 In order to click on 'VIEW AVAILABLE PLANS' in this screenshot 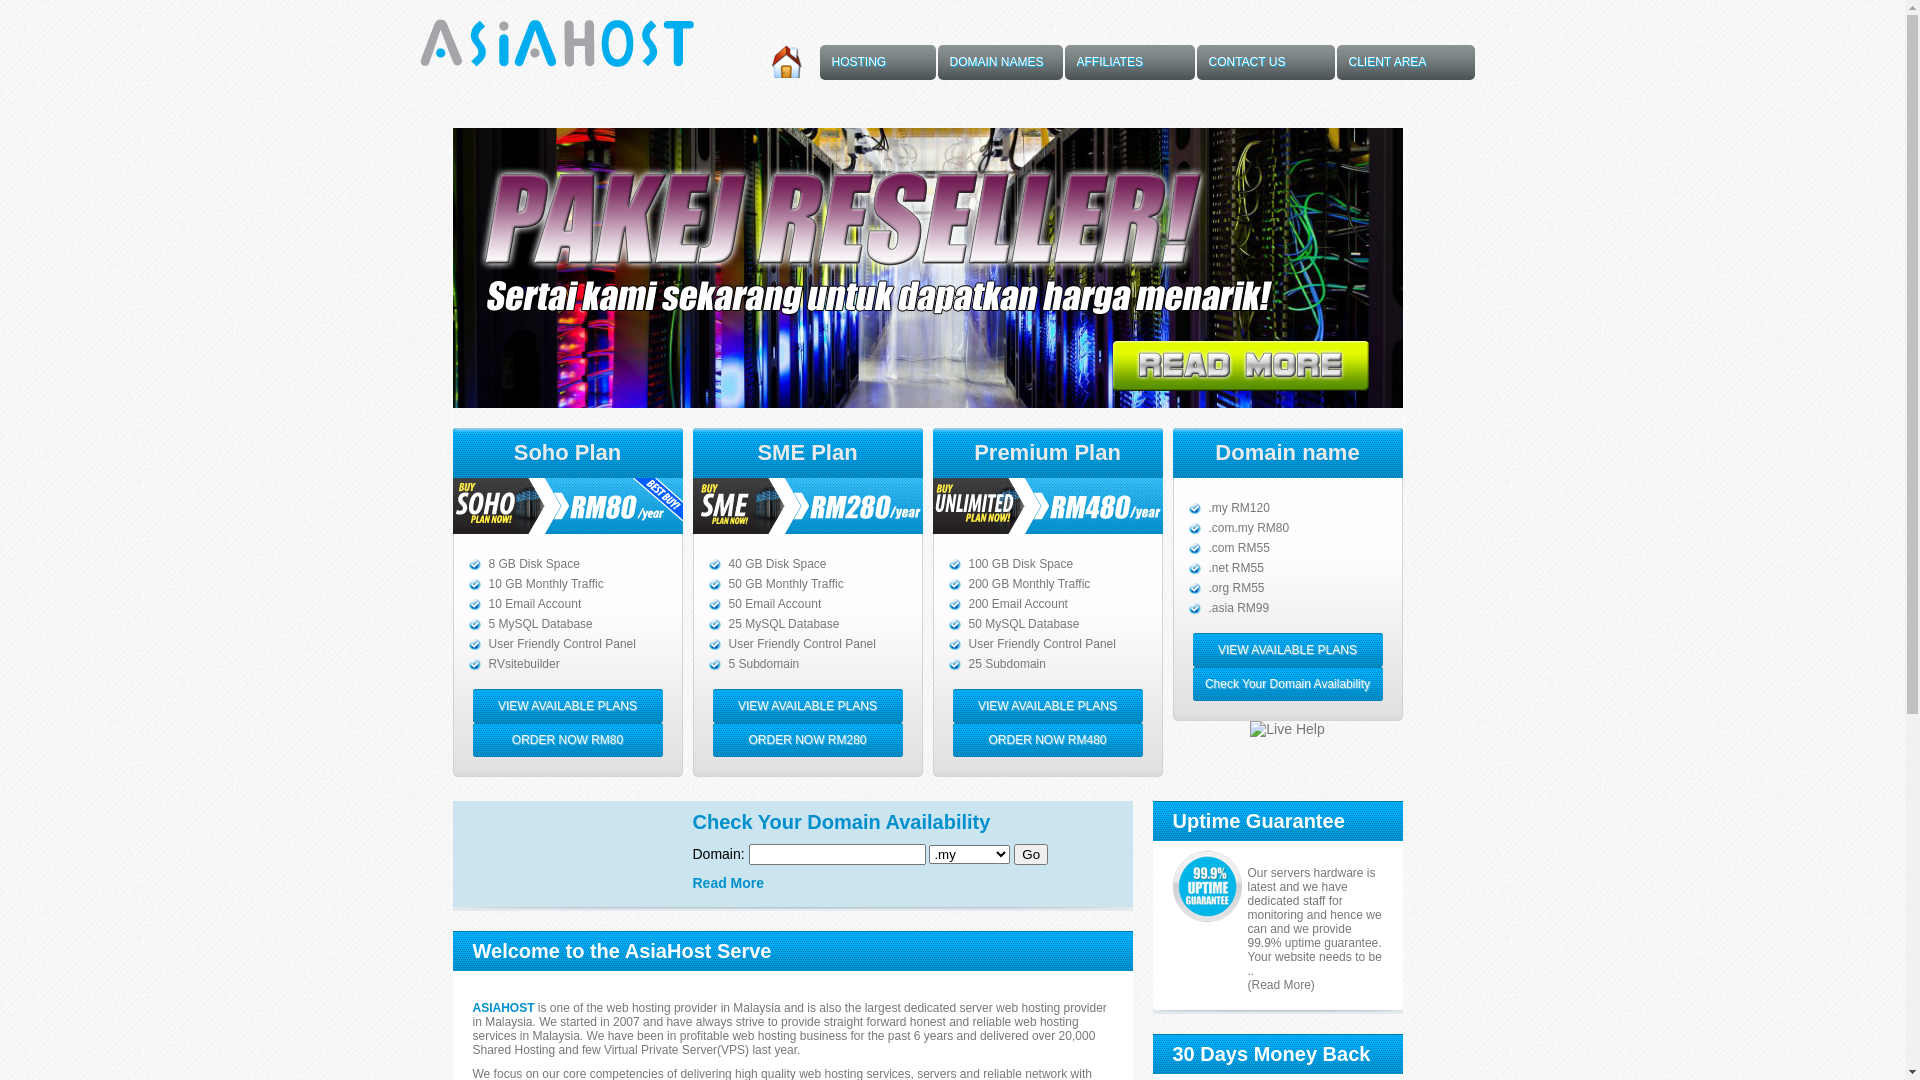, I will do `click(565, 704)`.